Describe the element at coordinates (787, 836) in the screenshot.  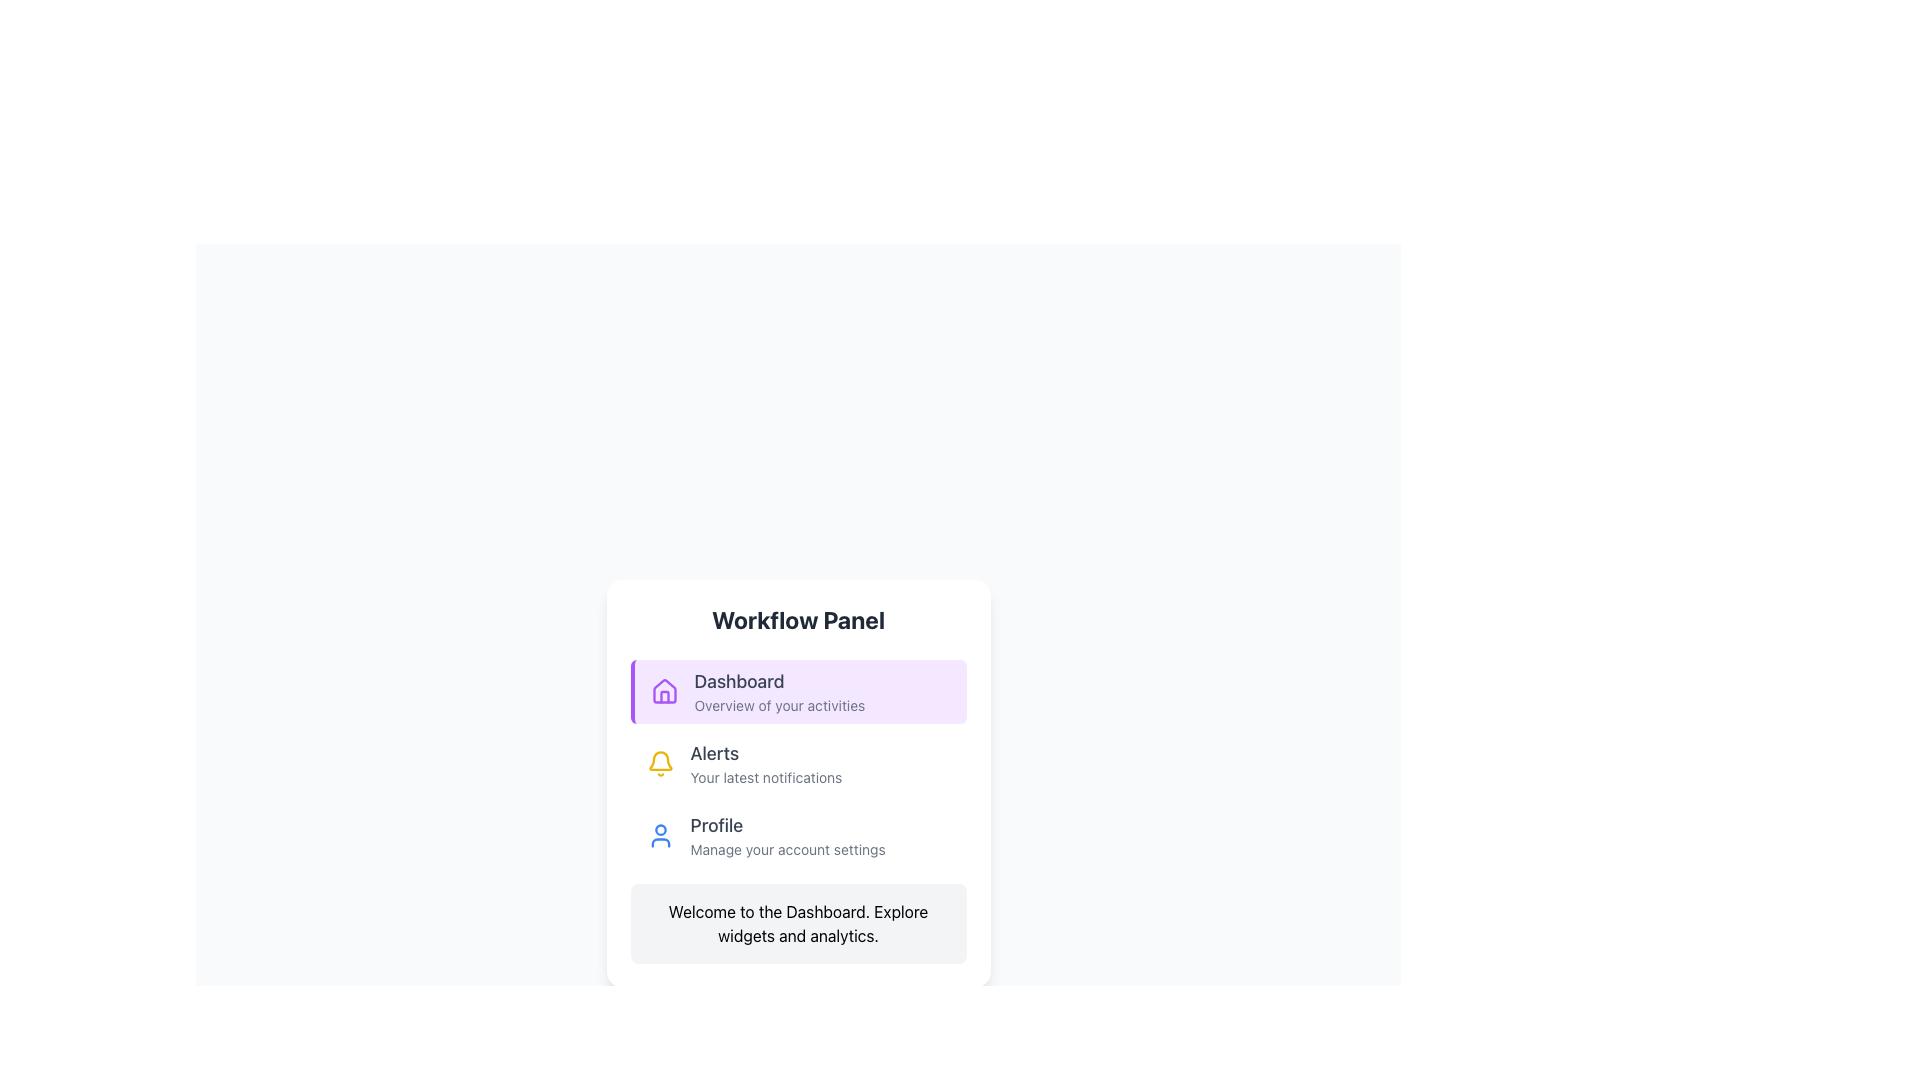
I see `the 'Profile' menu item in the 'Workflow Panel' to trigger the hover effects that change the background color` at that location.